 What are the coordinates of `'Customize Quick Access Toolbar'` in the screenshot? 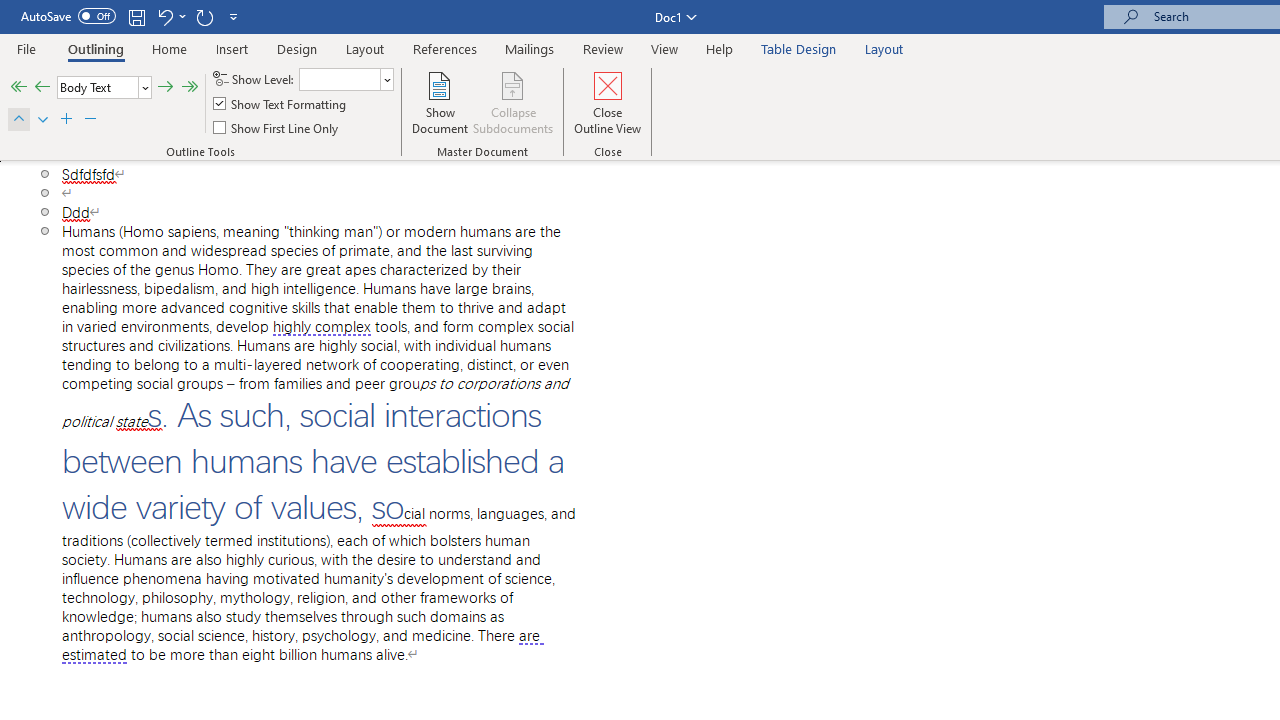 It's located at (234, 16).